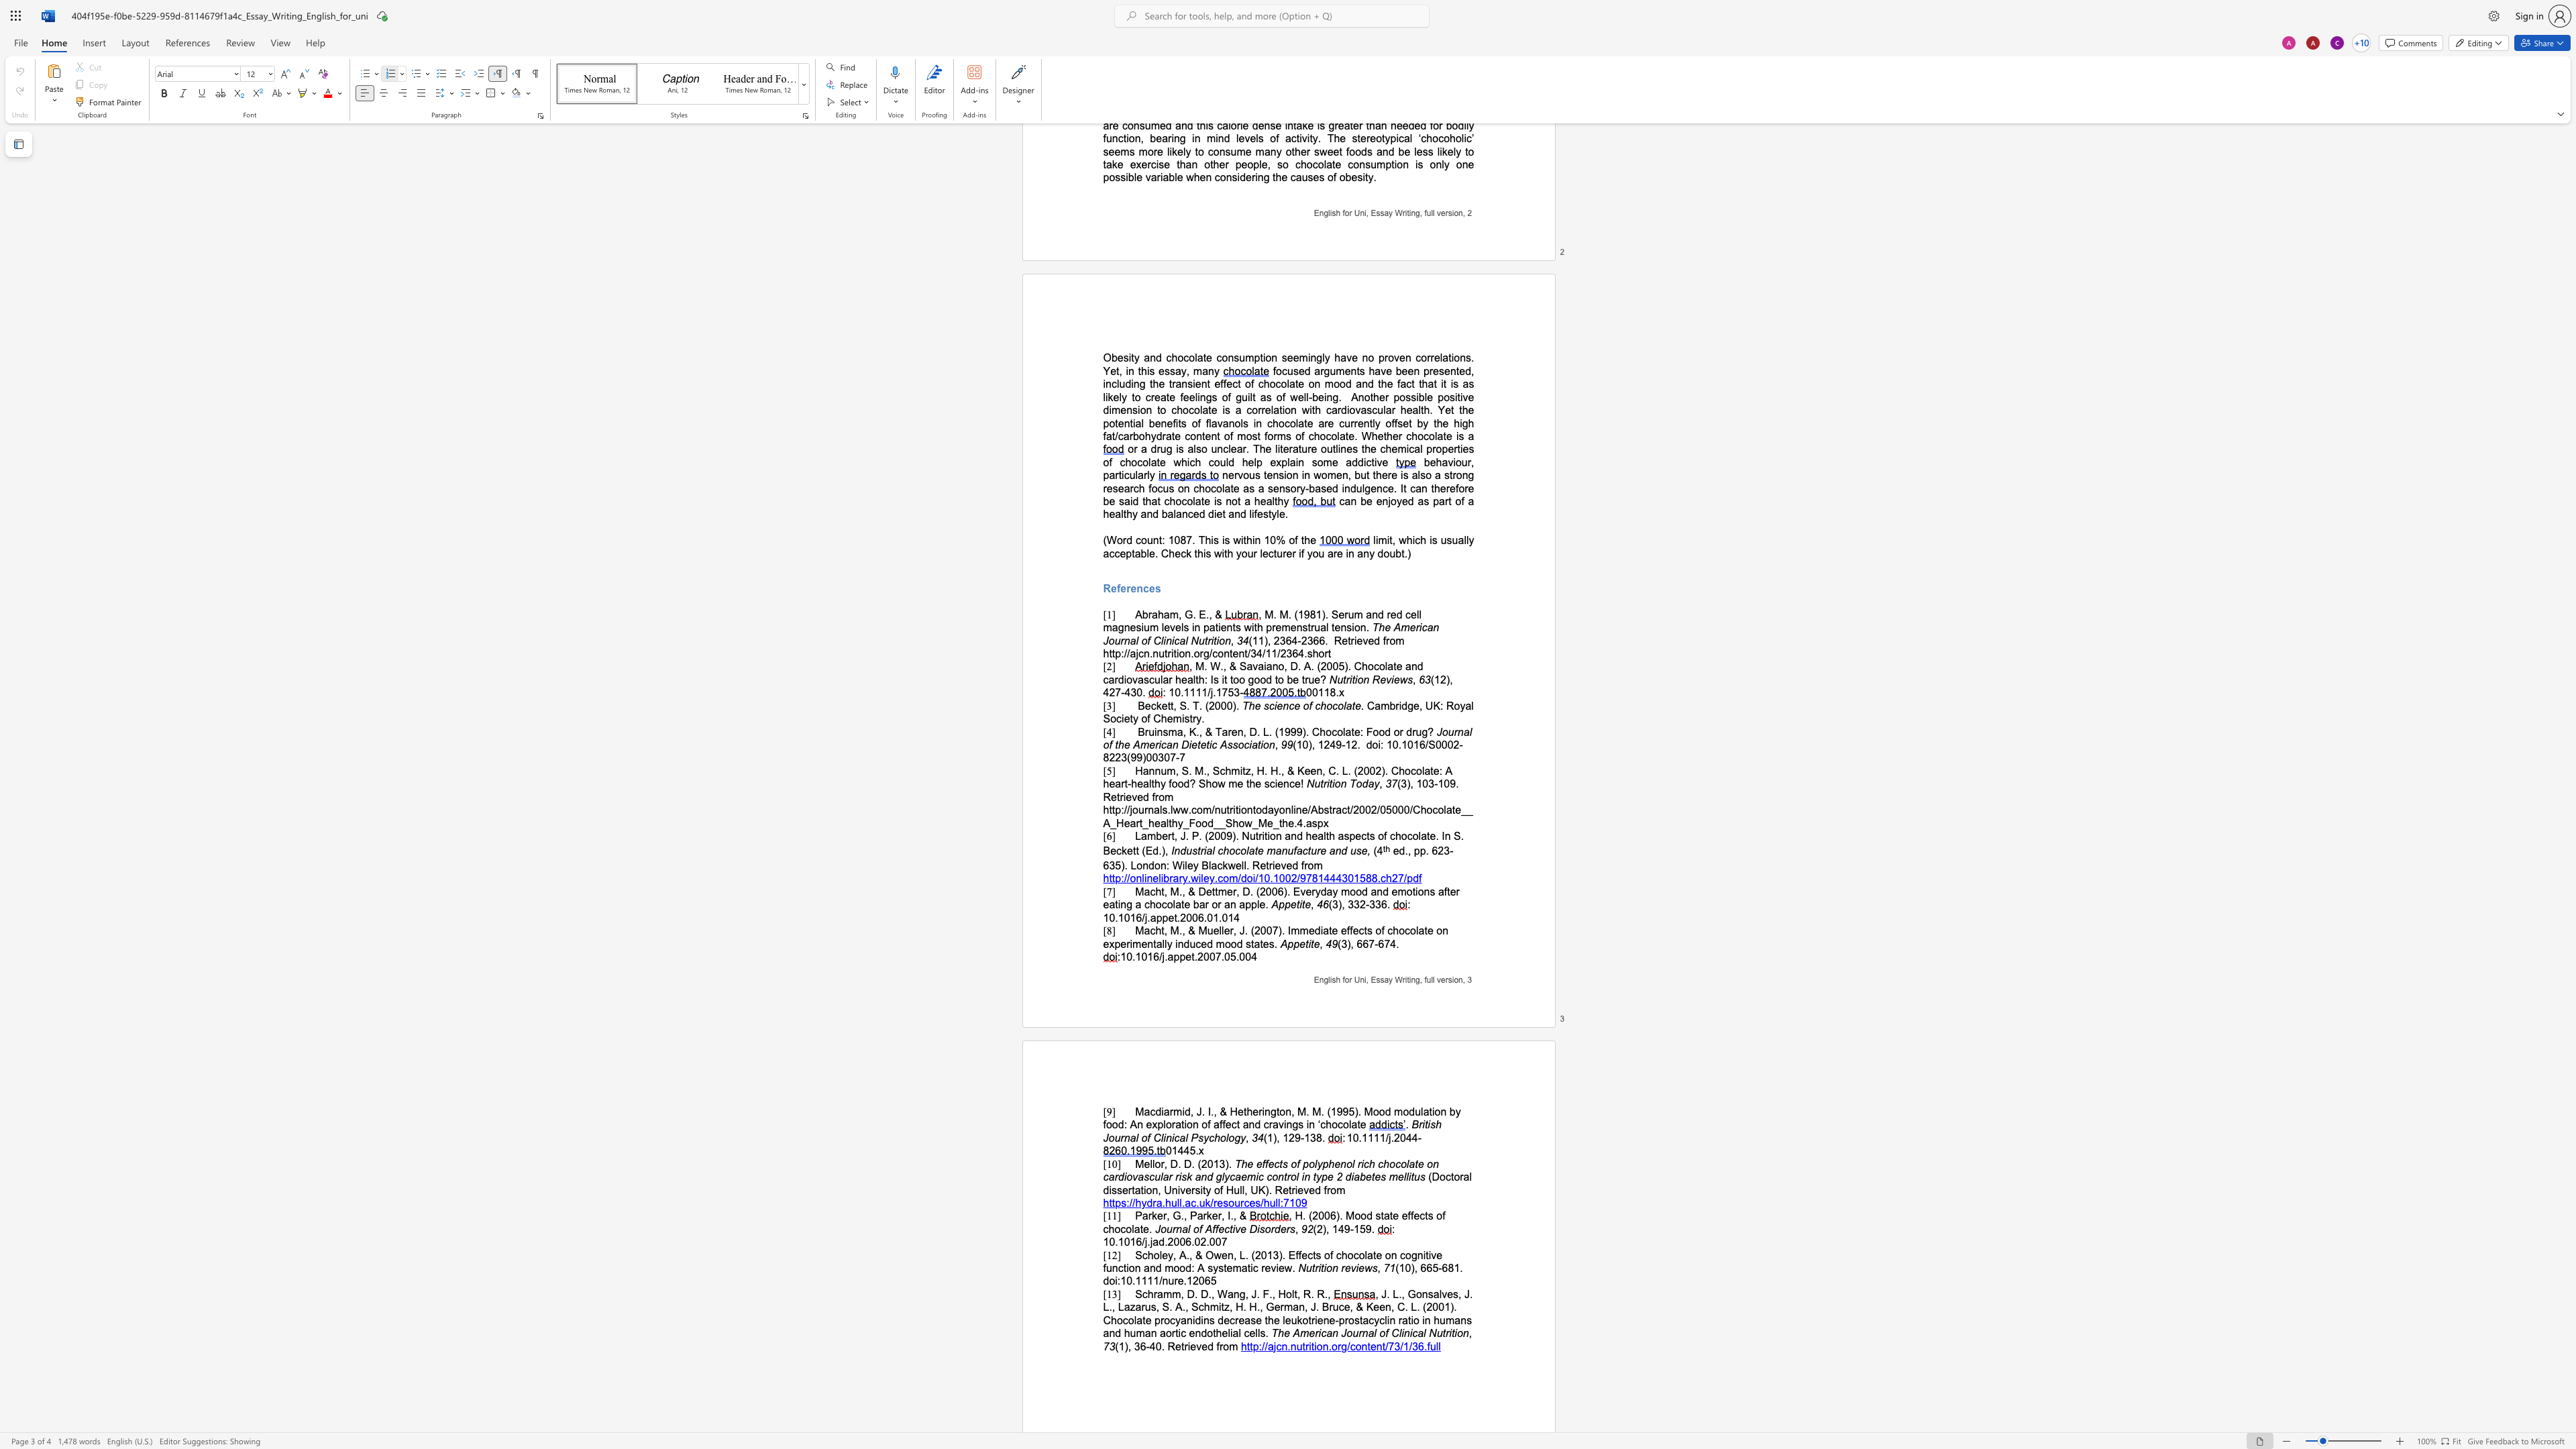  I want to click on the space between the continuous character "r" and "m" in the text, so click(1284, 1306).